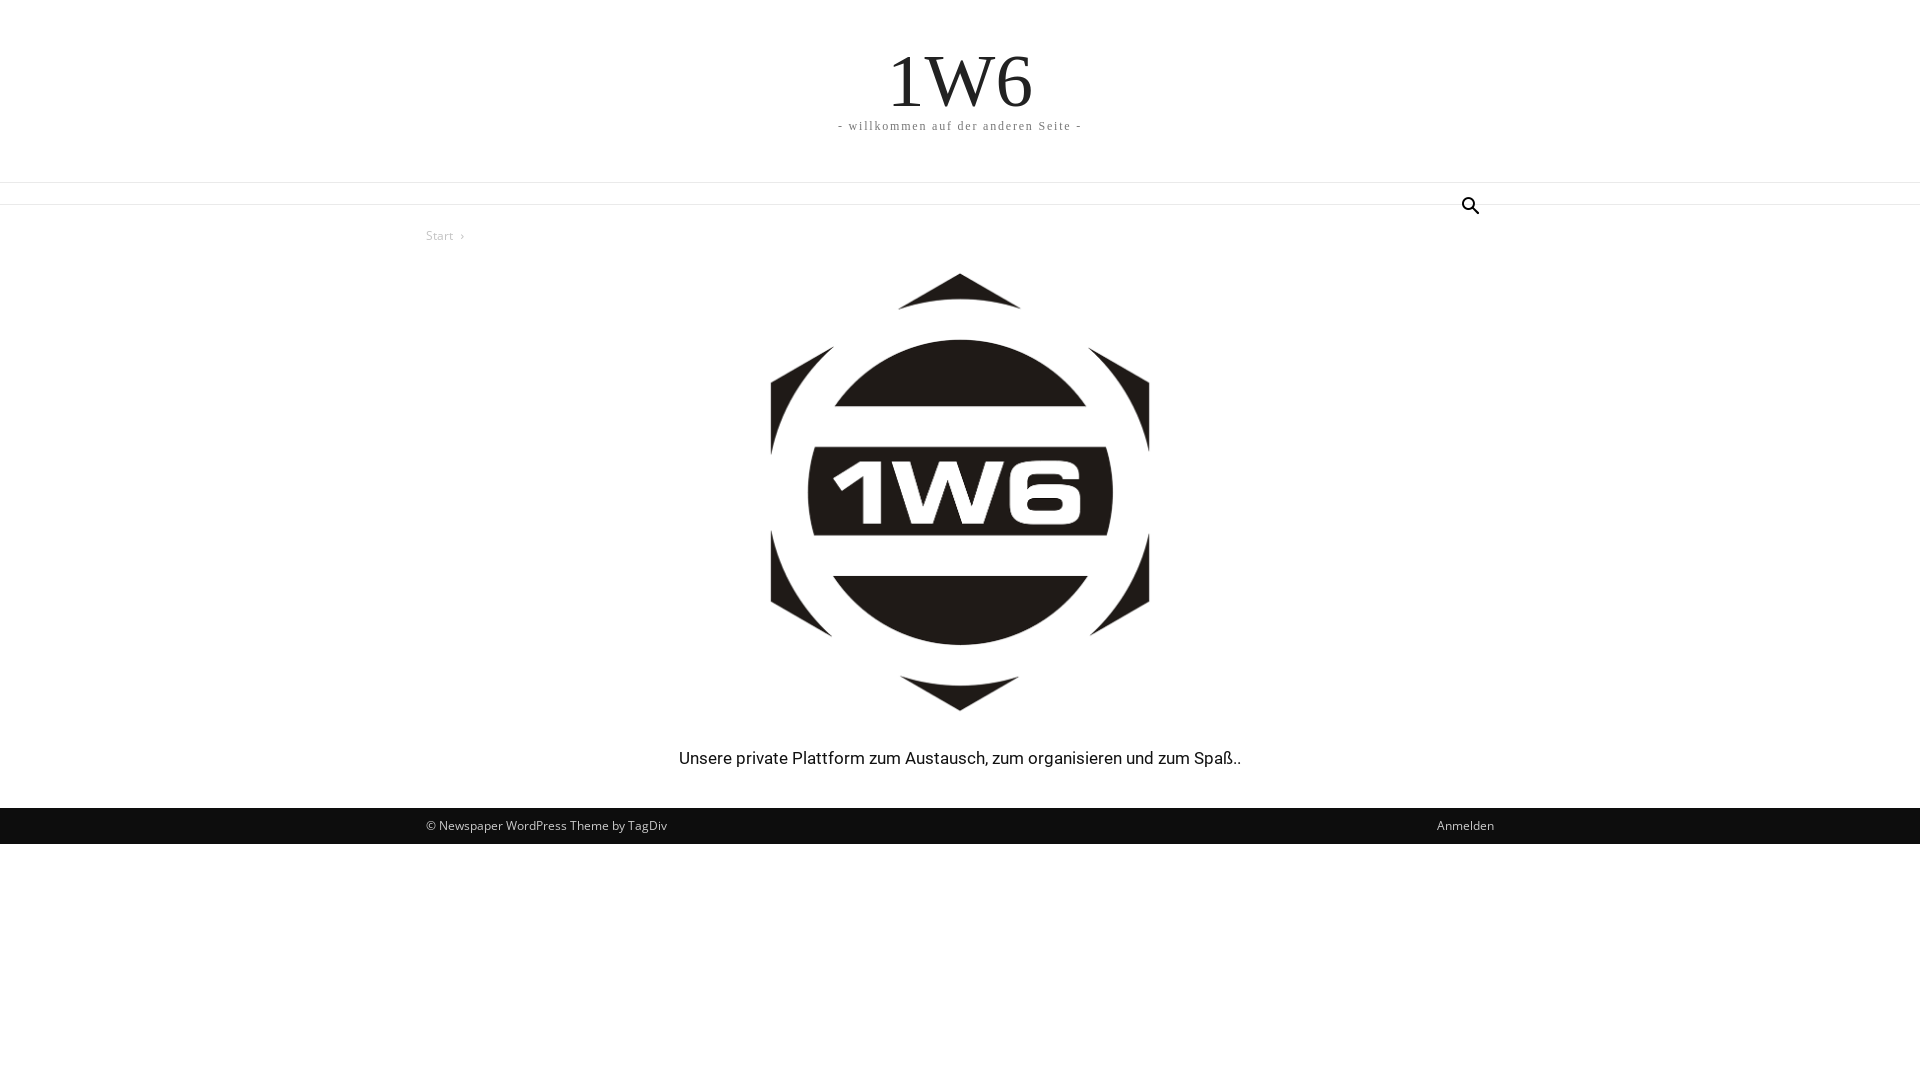 The height and width of the screenshot is (1080, 1920). What do you see at coordinates (960, 79) in the screenshot?
I see `'1W6'` at bounding box center [960, 79].